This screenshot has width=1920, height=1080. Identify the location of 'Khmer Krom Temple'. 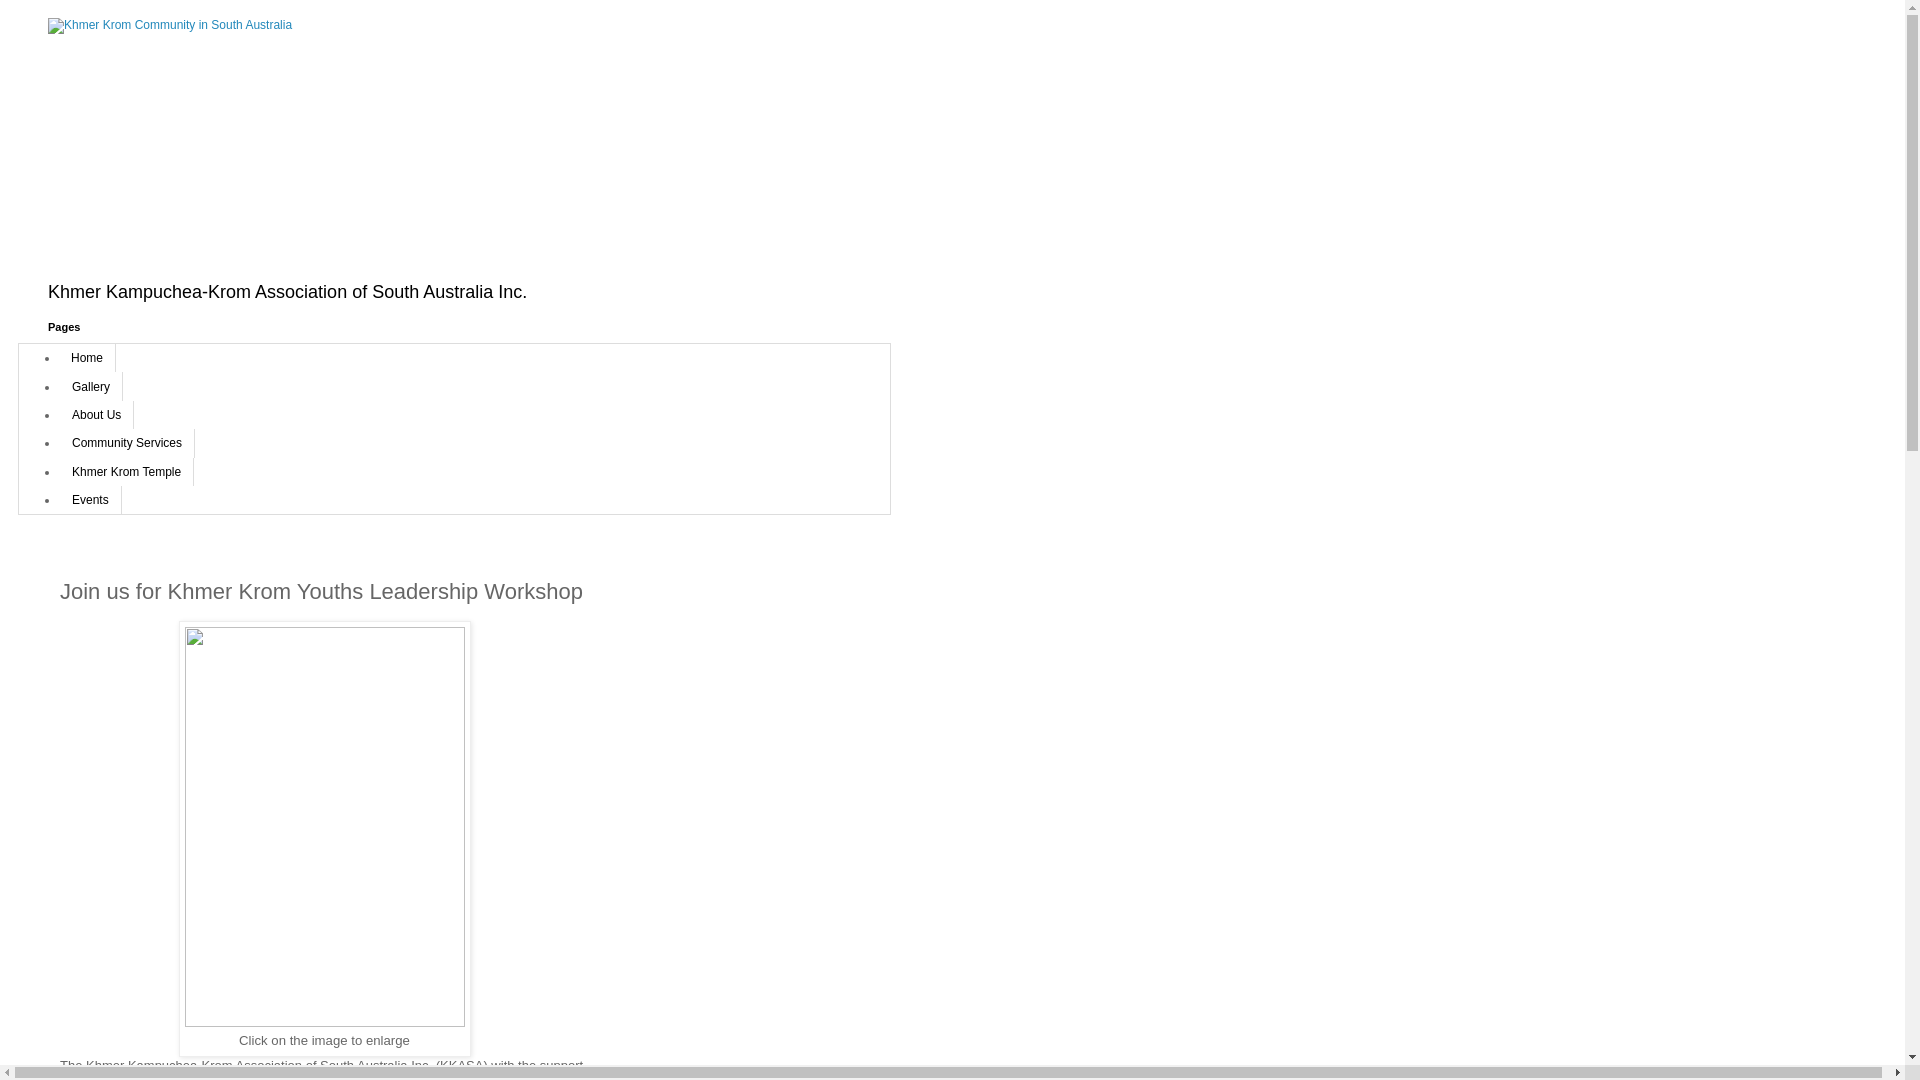
(125, 471).